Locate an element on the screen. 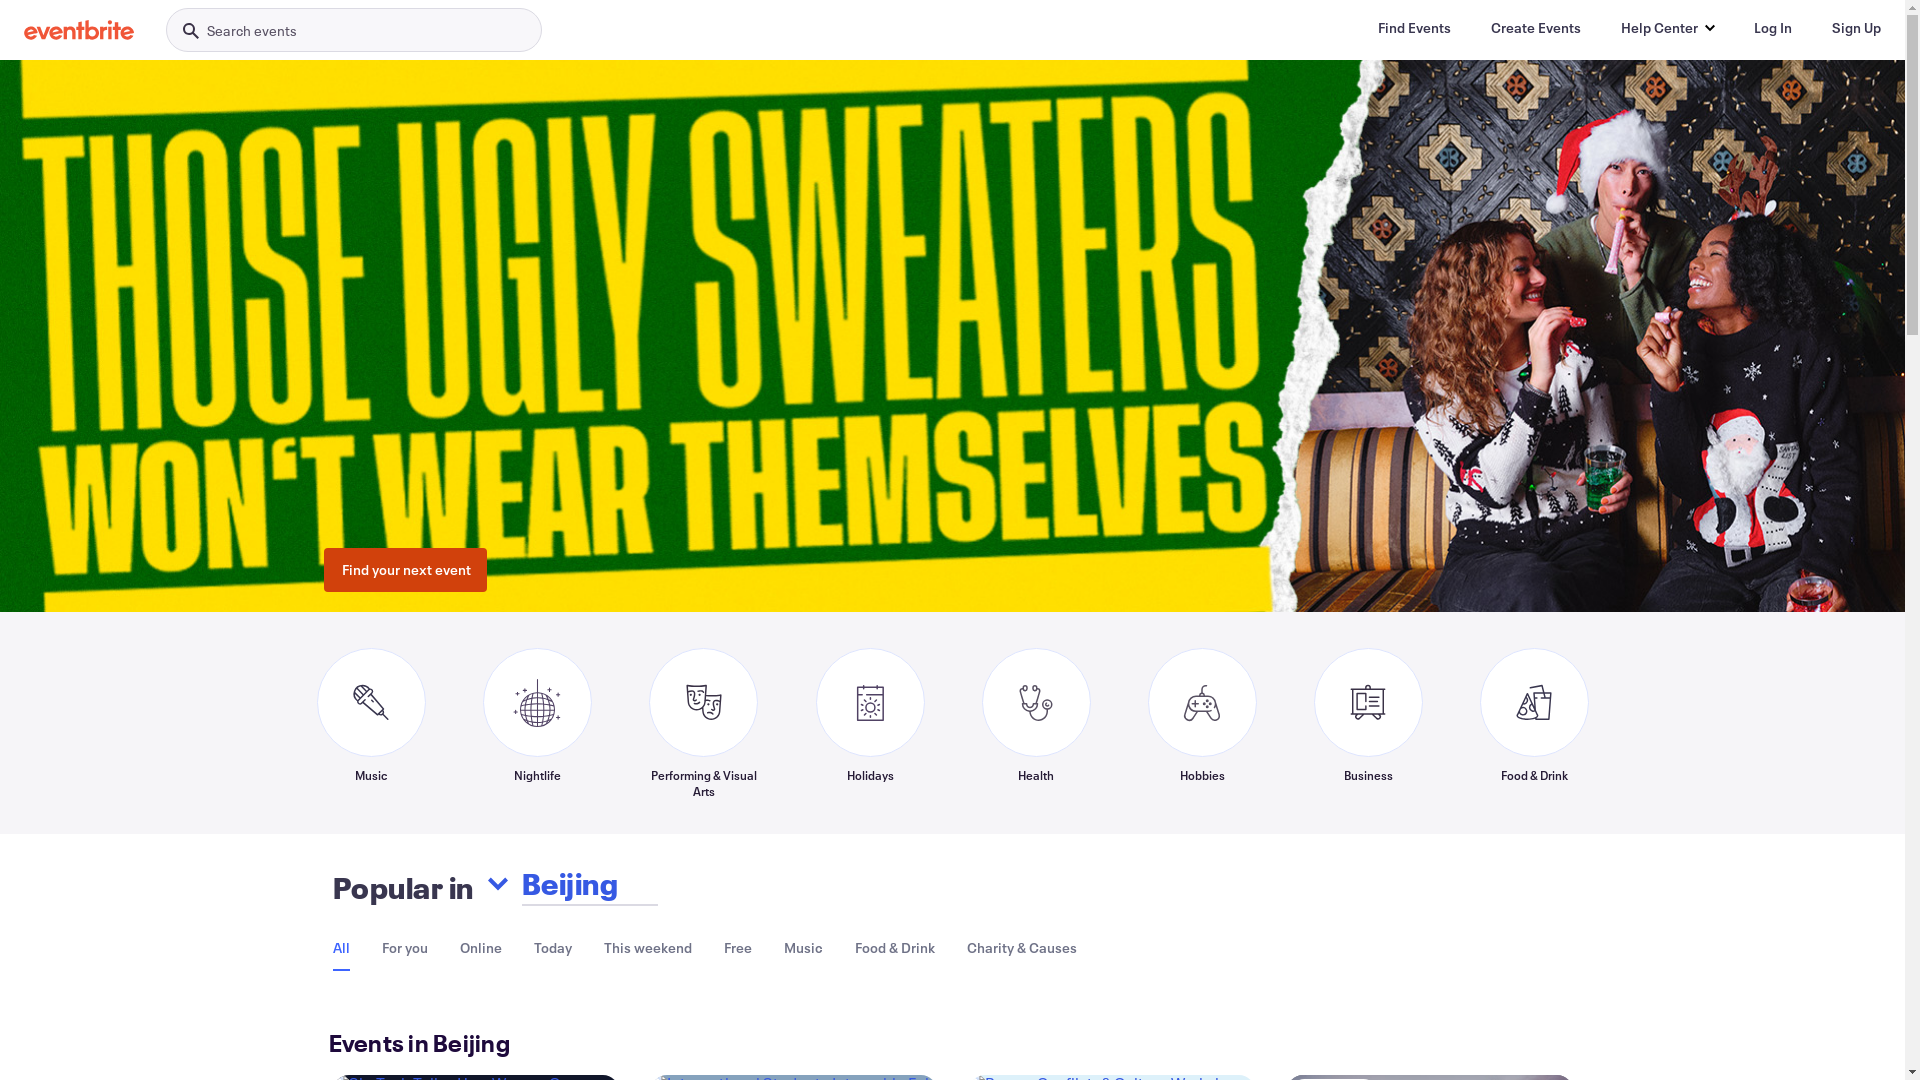 Image resolution: width=1920 pixels, height=1080 pixels. 'Sign Up' is located at coordinates (1855, 27).